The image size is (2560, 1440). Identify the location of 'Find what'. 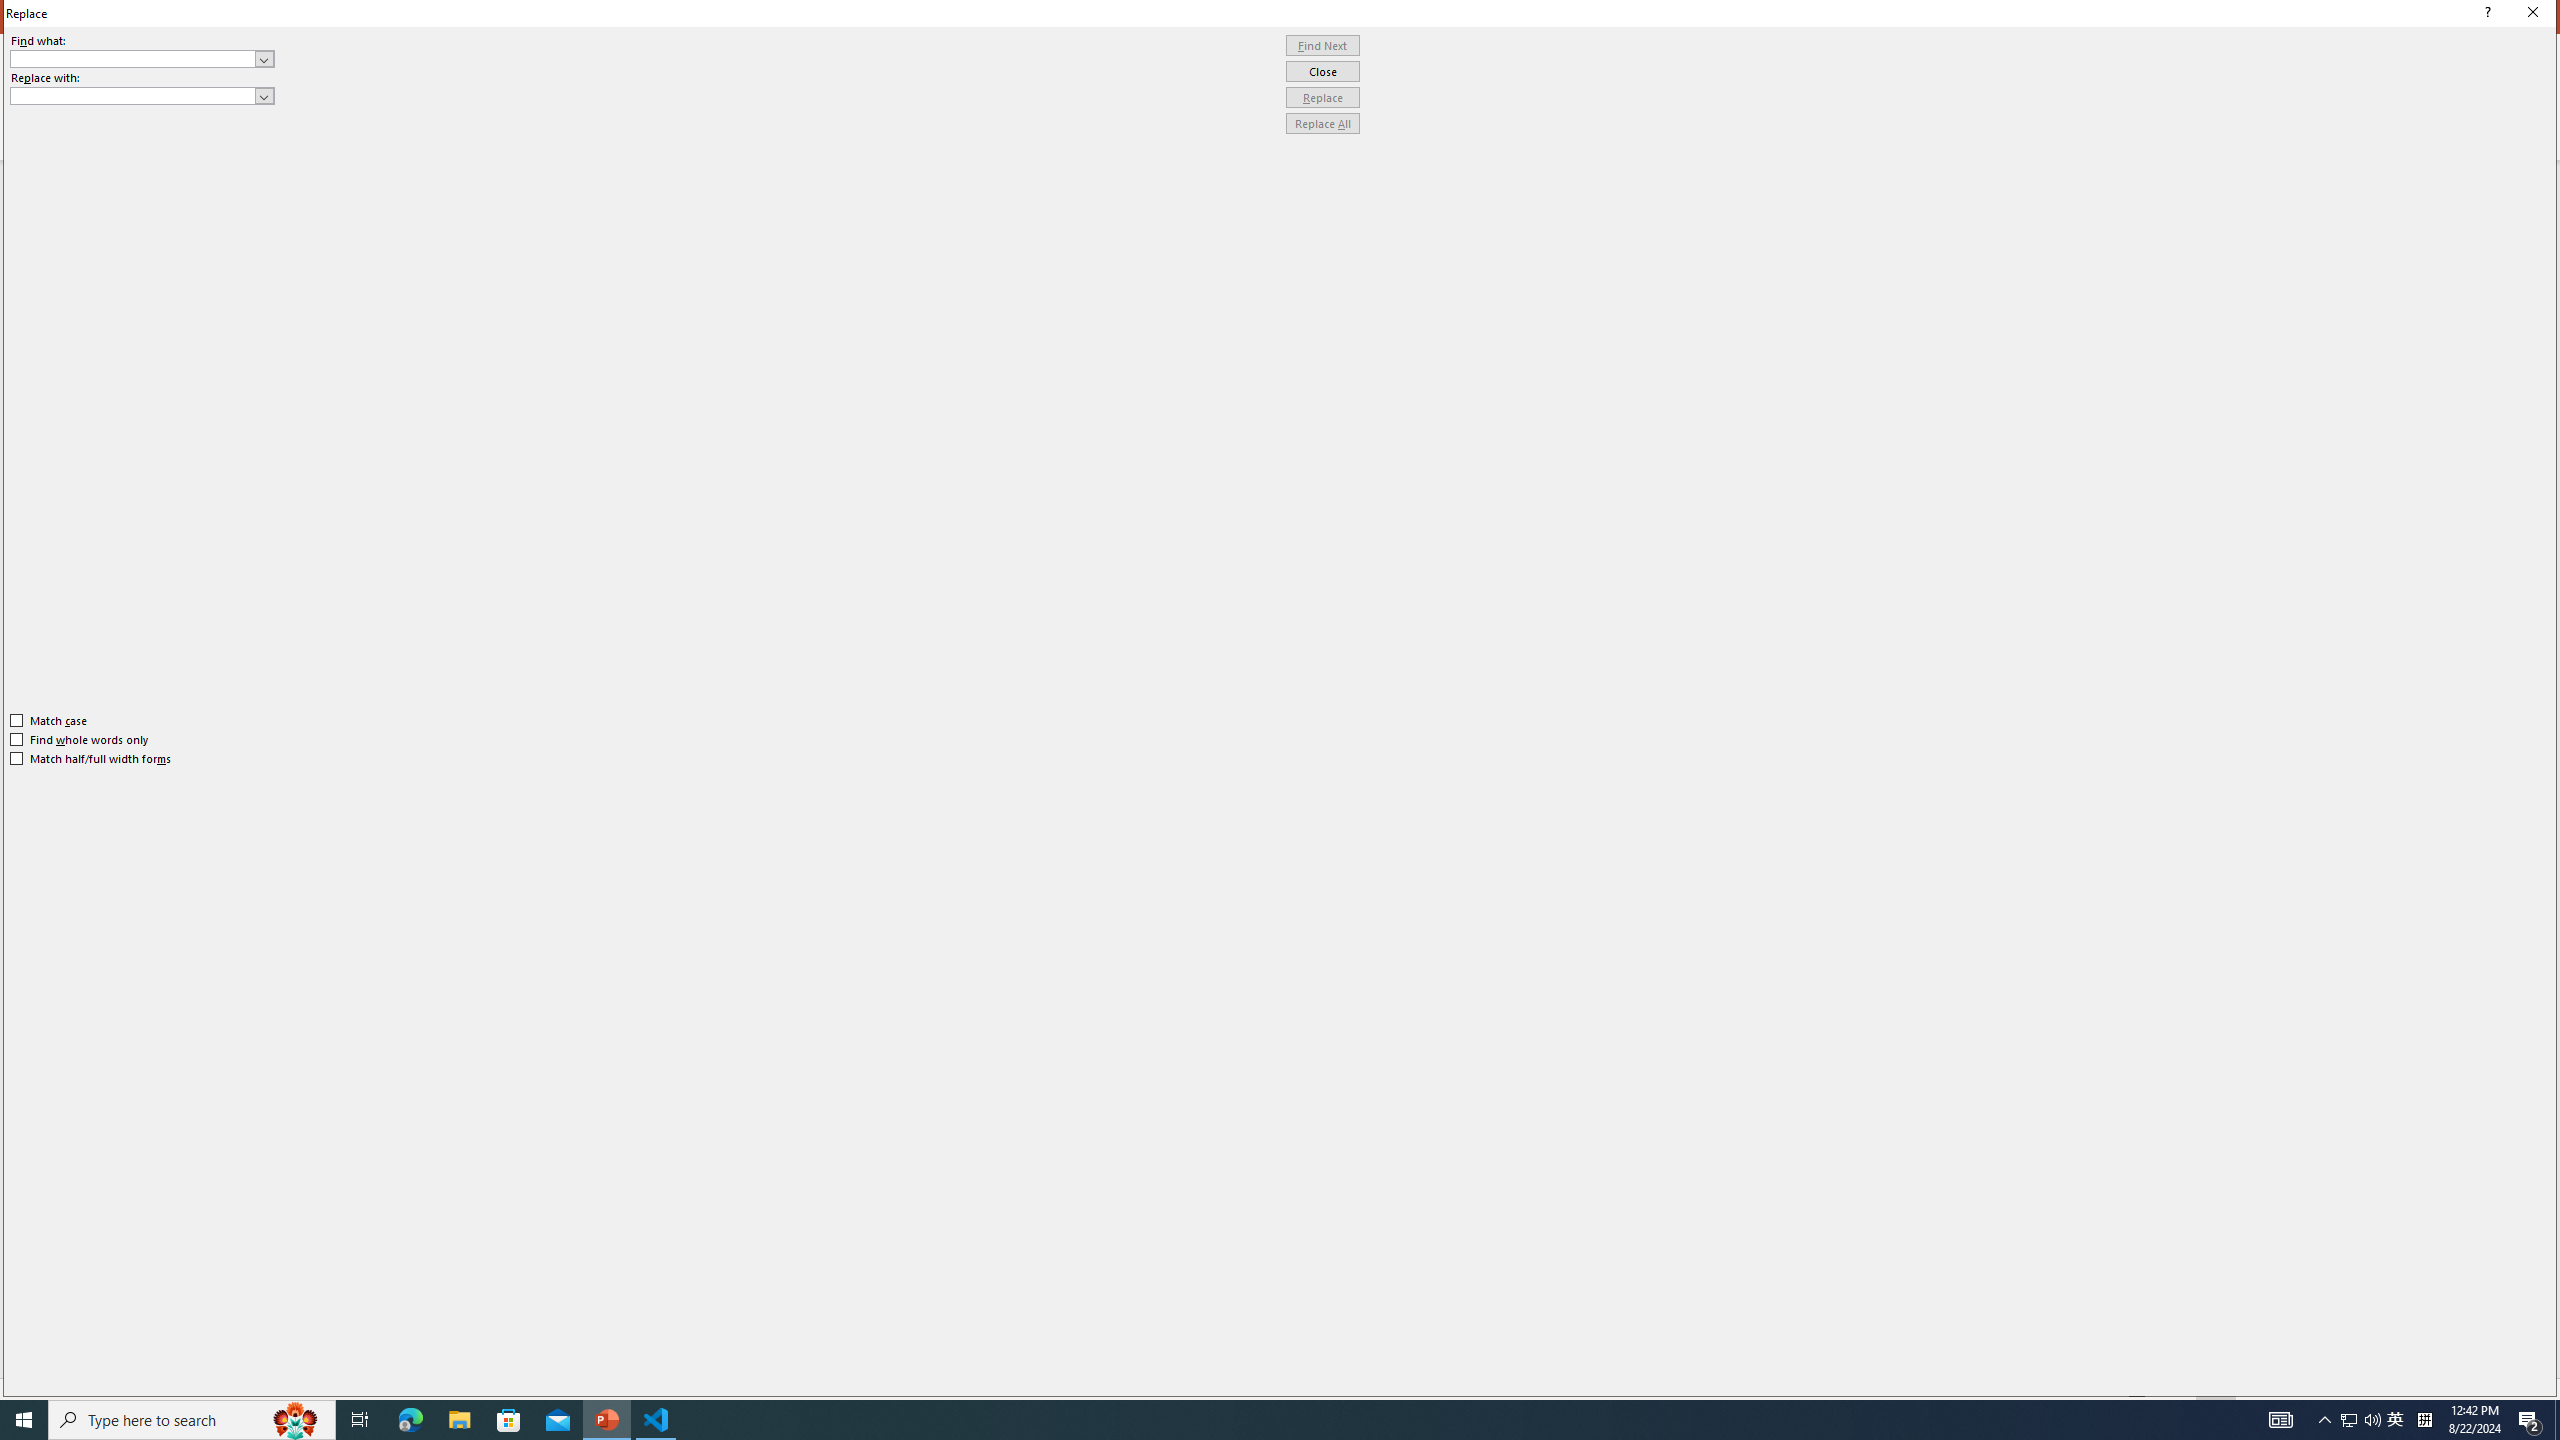
(133, 58).